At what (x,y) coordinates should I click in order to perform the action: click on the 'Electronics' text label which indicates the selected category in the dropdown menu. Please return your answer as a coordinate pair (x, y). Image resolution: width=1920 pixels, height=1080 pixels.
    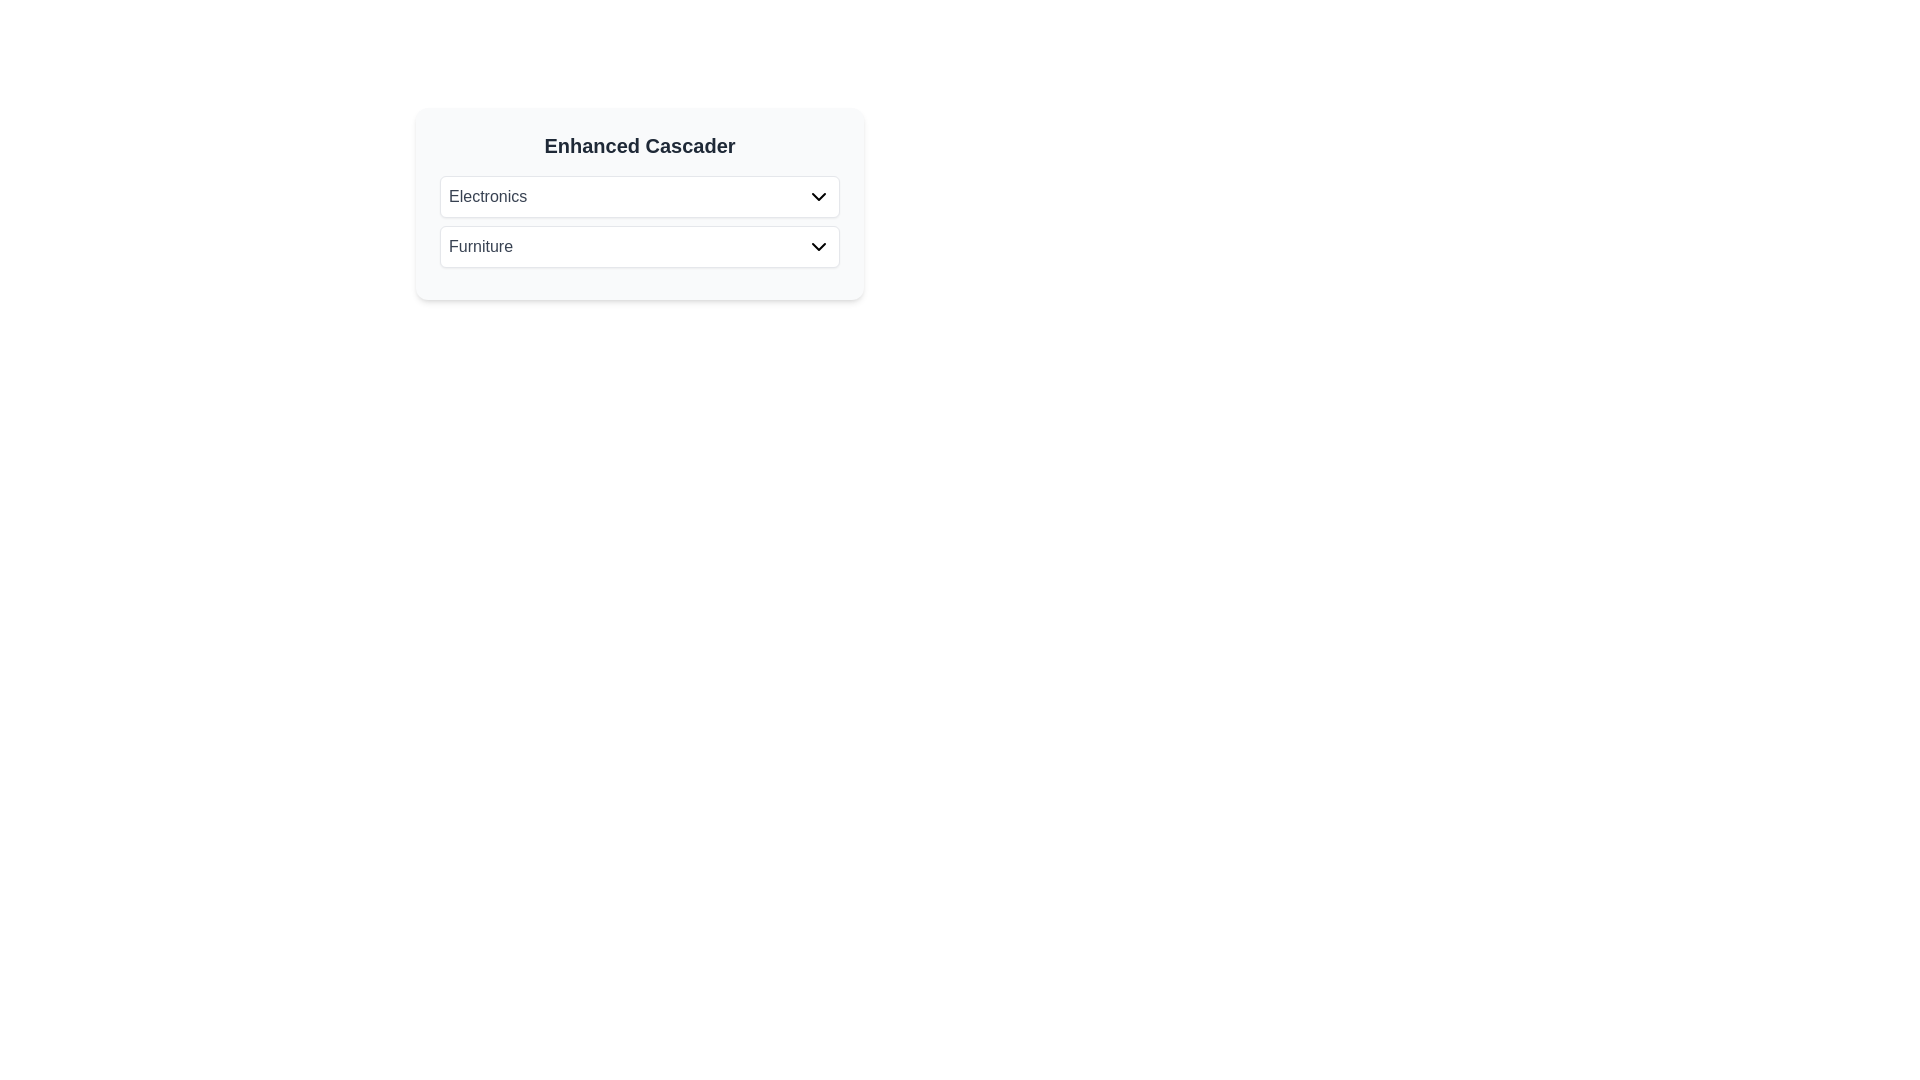
    Looking at the image, I should click on (488, 196).